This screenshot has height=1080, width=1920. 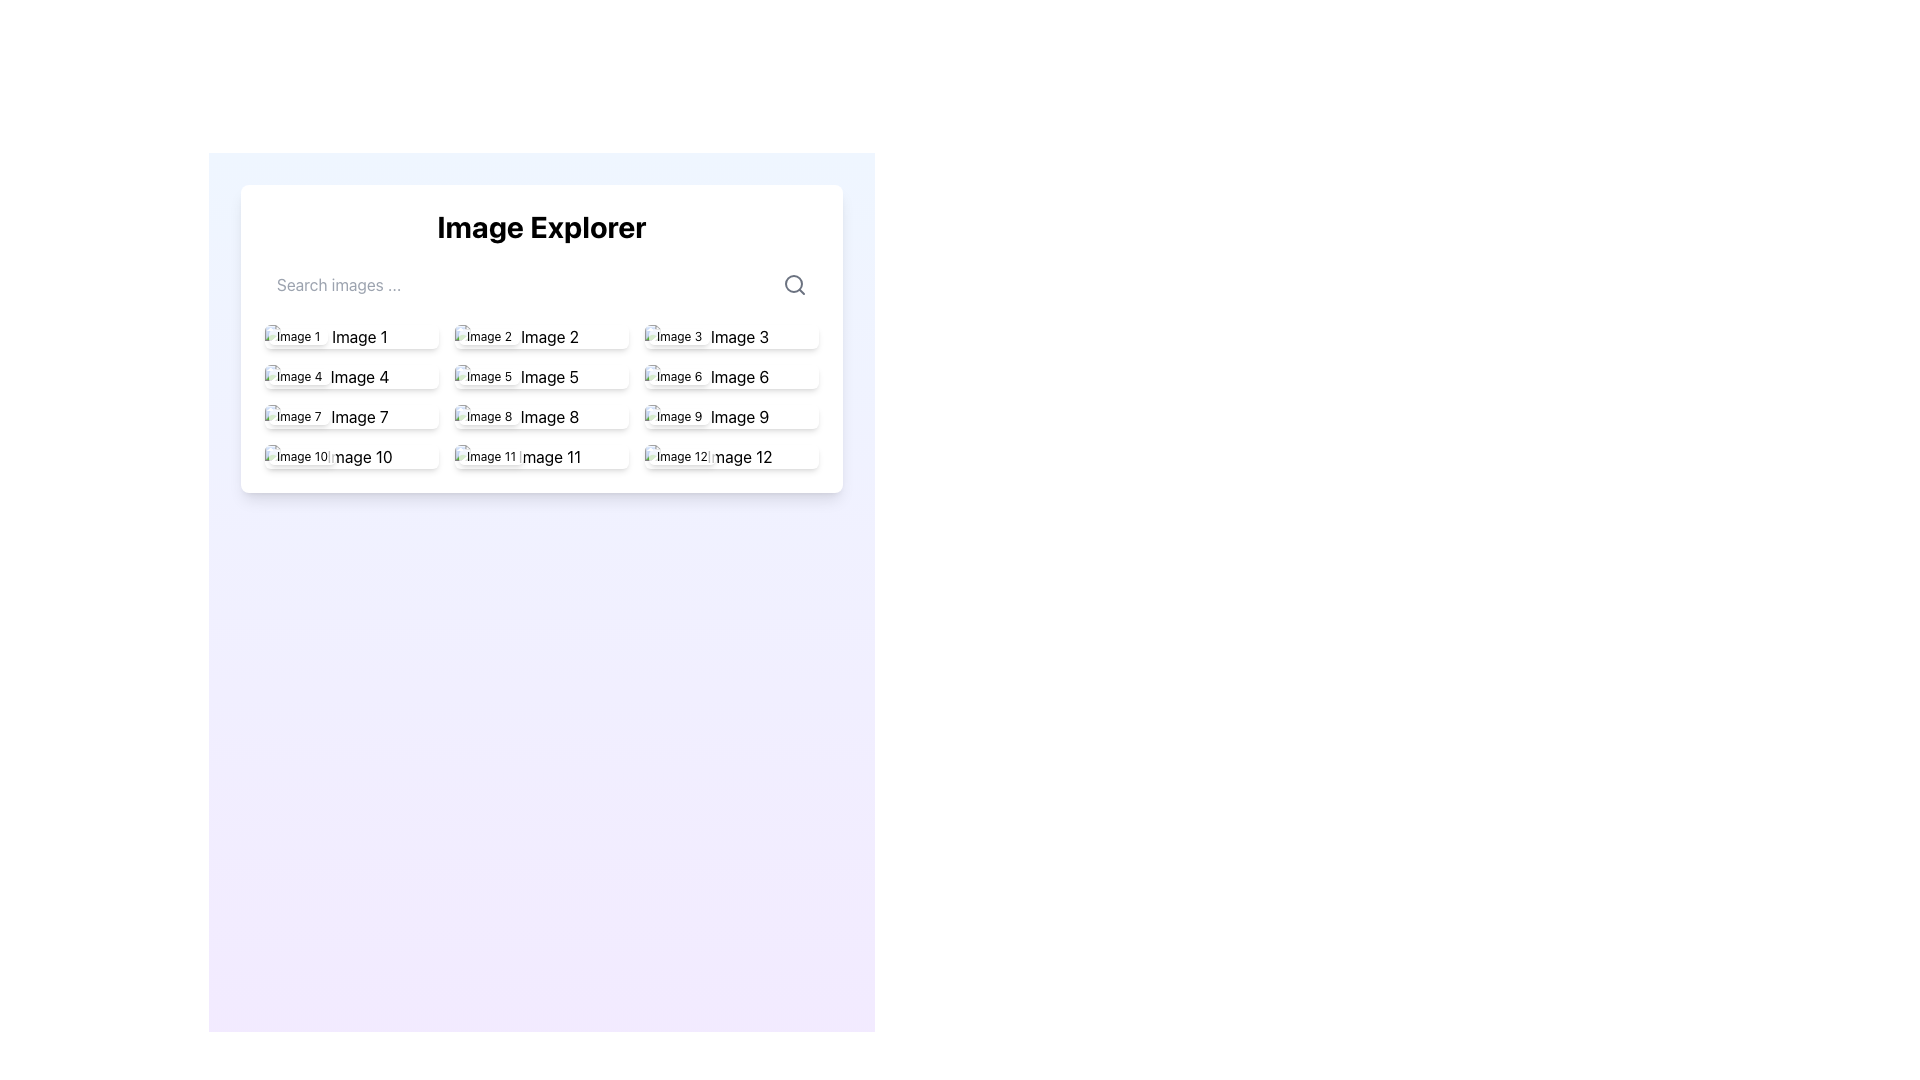 I want to click on to select the image thumbnail located in the first column and first row of the grid layout, so click(x=351, y=335).